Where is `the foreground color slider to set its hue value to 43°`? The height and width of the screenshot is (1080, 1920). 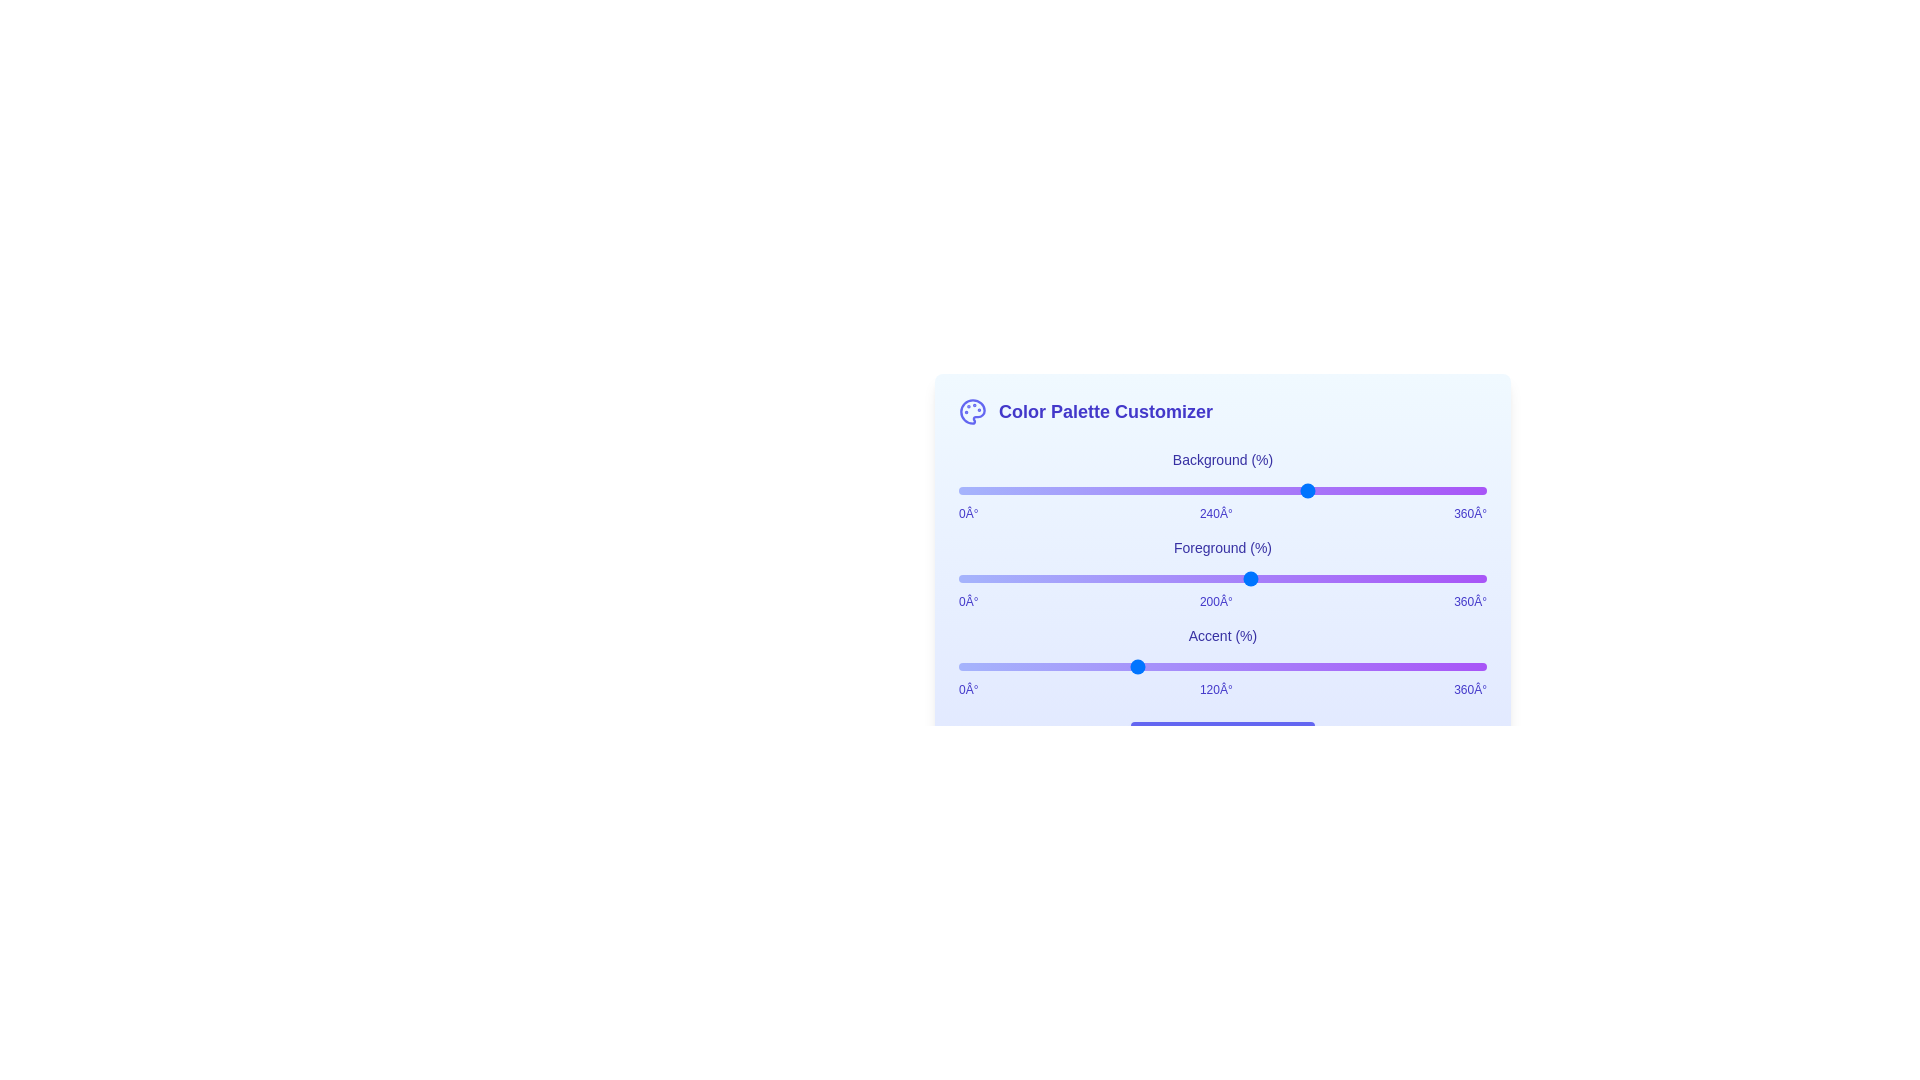 the foreground color slider to set its hue value to 43° is located at coordinates (1022, 578).